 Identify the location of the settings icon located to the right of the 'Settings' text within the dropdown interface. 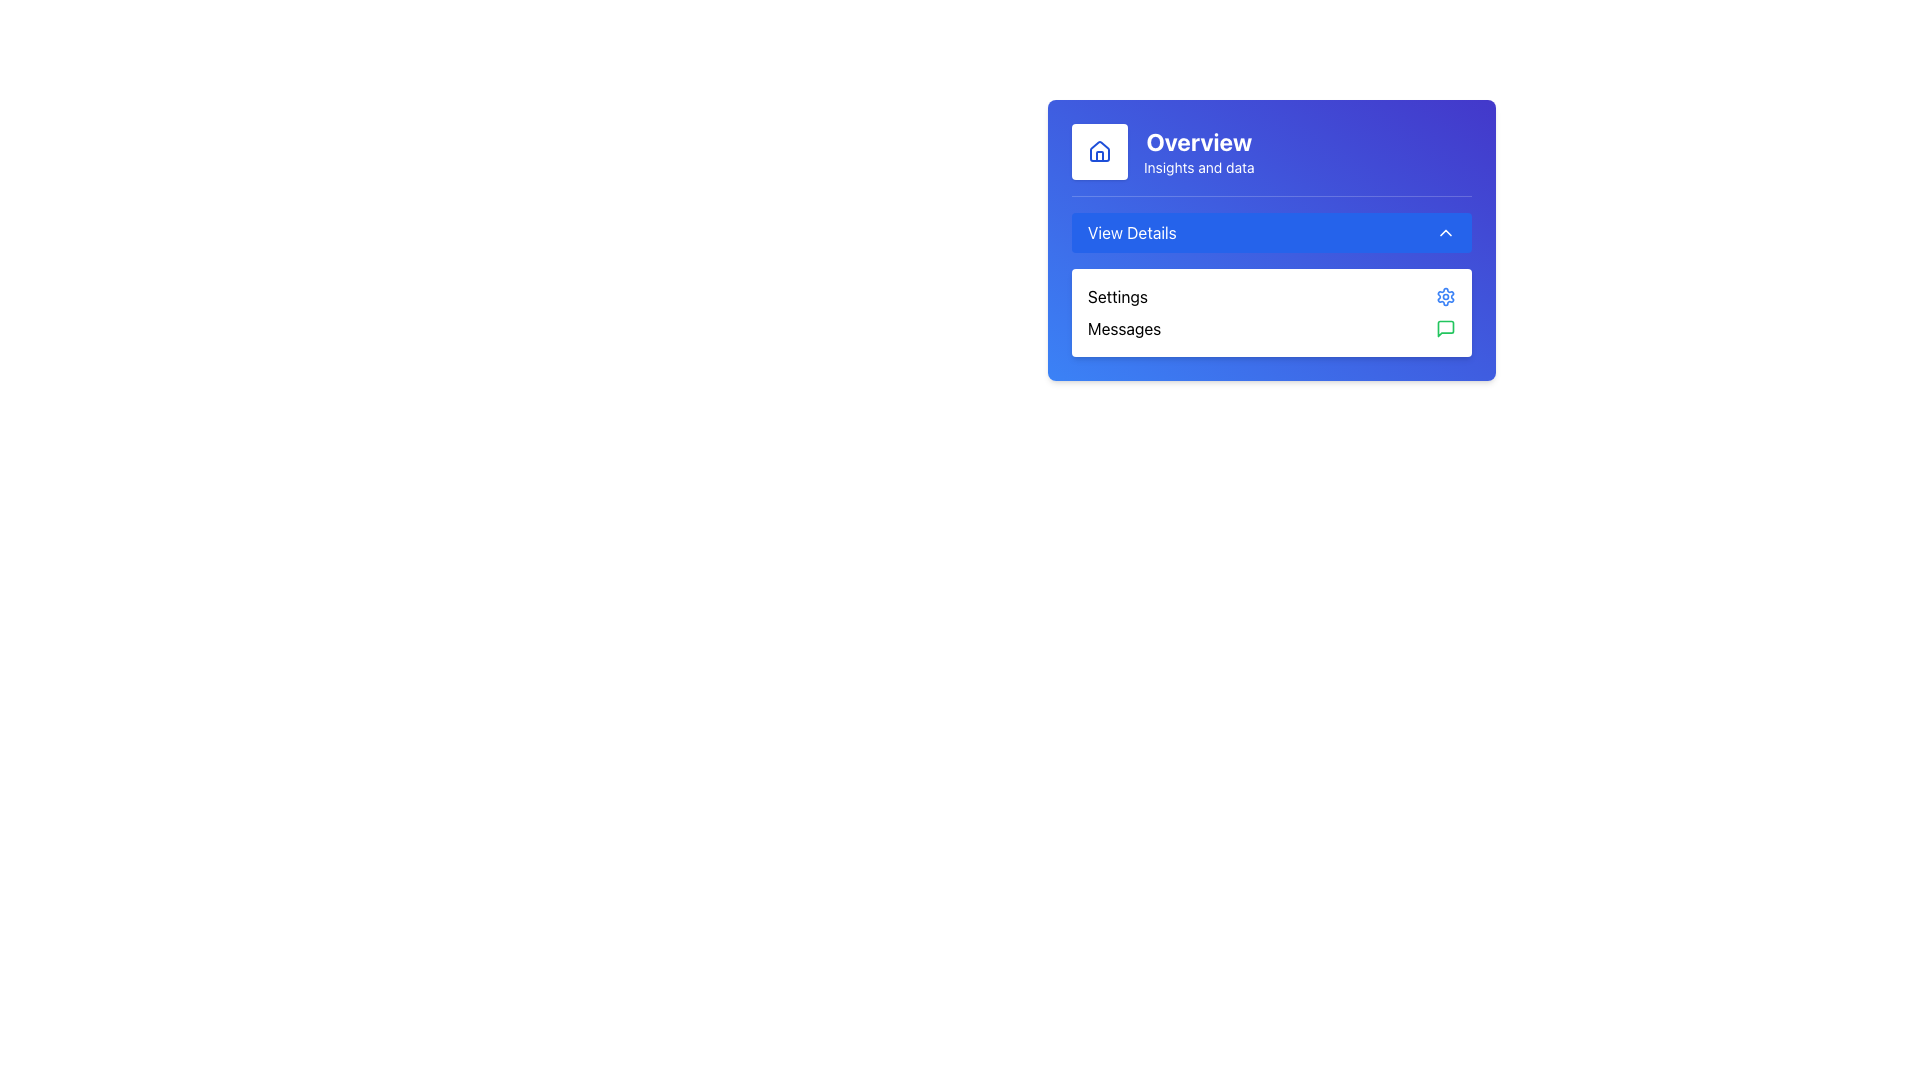
(1445, 297).